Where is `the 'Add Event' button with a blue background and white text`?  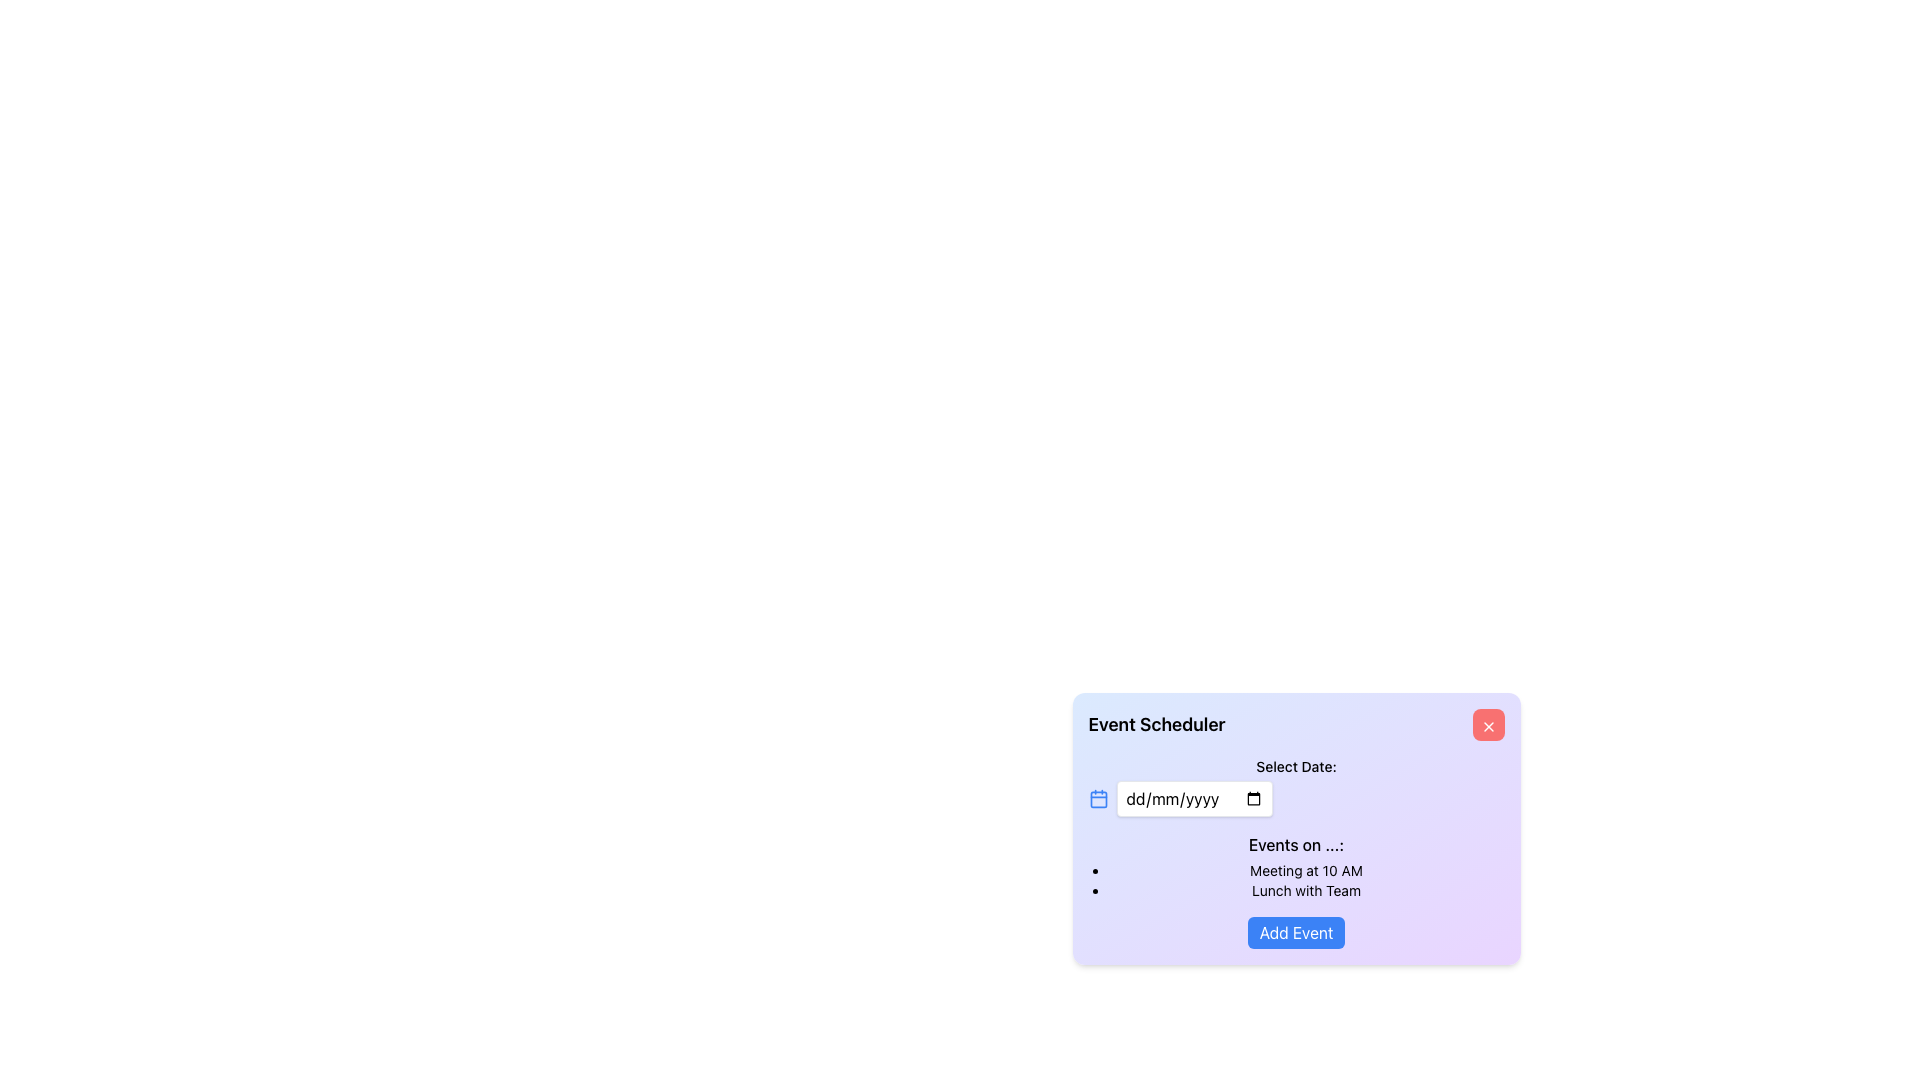
the 'Add Event' button with a blue background and white text is located at coordinates (1296, 933).